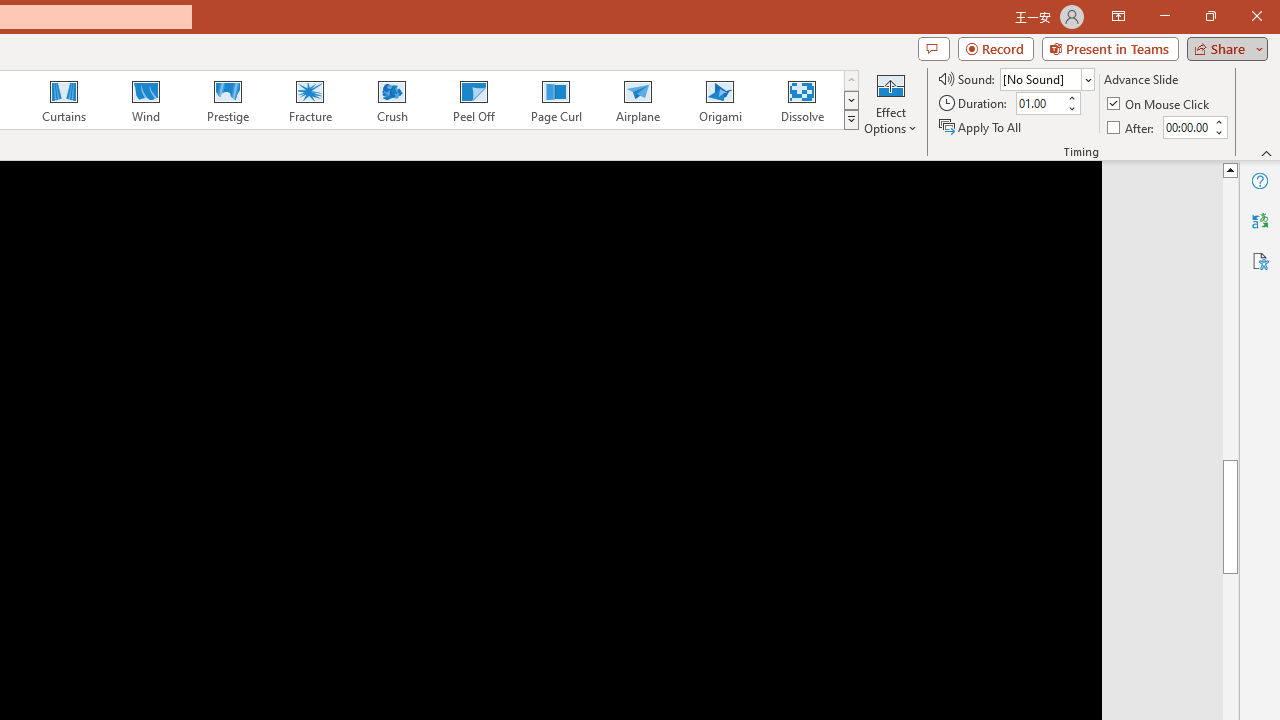  What do you see at coordinates (1217, 121) in the screenshot?
I see `'More'` at bounding box center [1217, 121].